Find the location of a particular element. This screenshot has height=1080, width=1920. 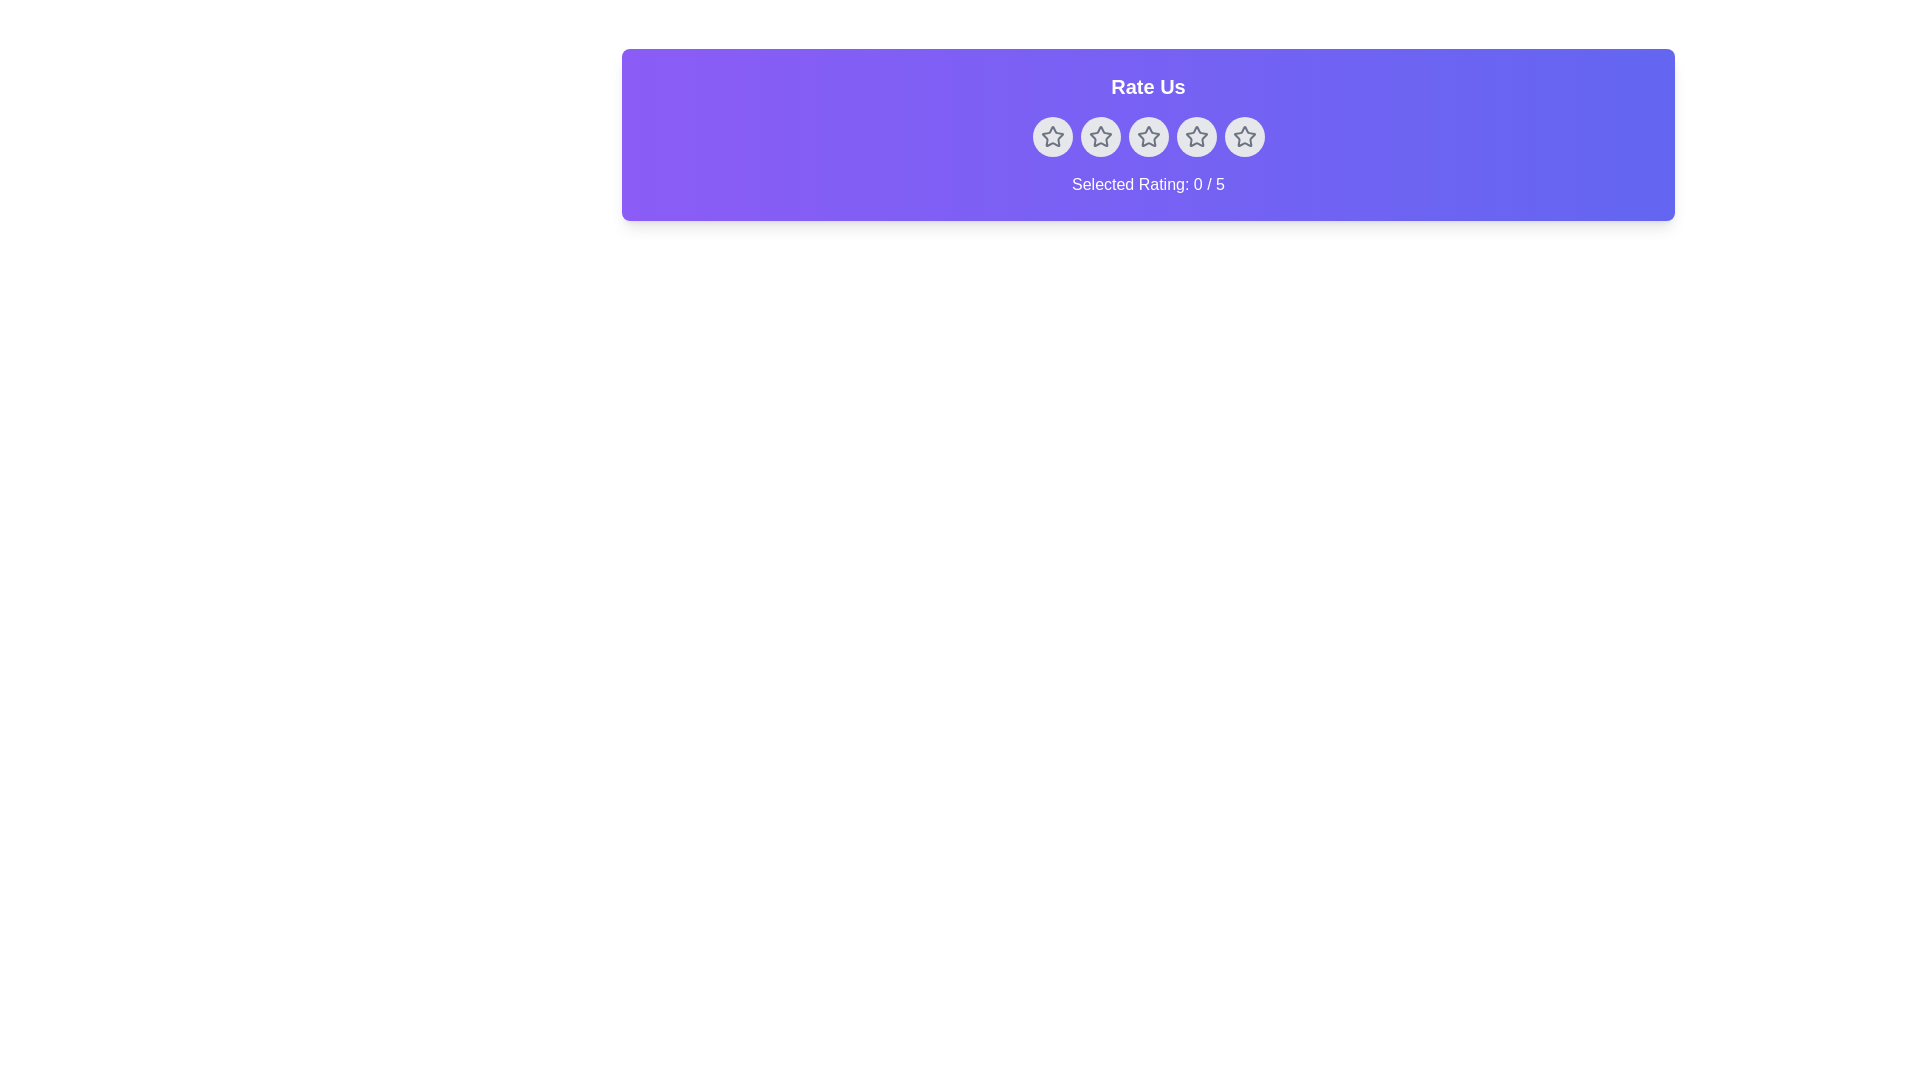

the rating to 2 stars by clicking on the corresponding star is located at coordinates (1099, 136).